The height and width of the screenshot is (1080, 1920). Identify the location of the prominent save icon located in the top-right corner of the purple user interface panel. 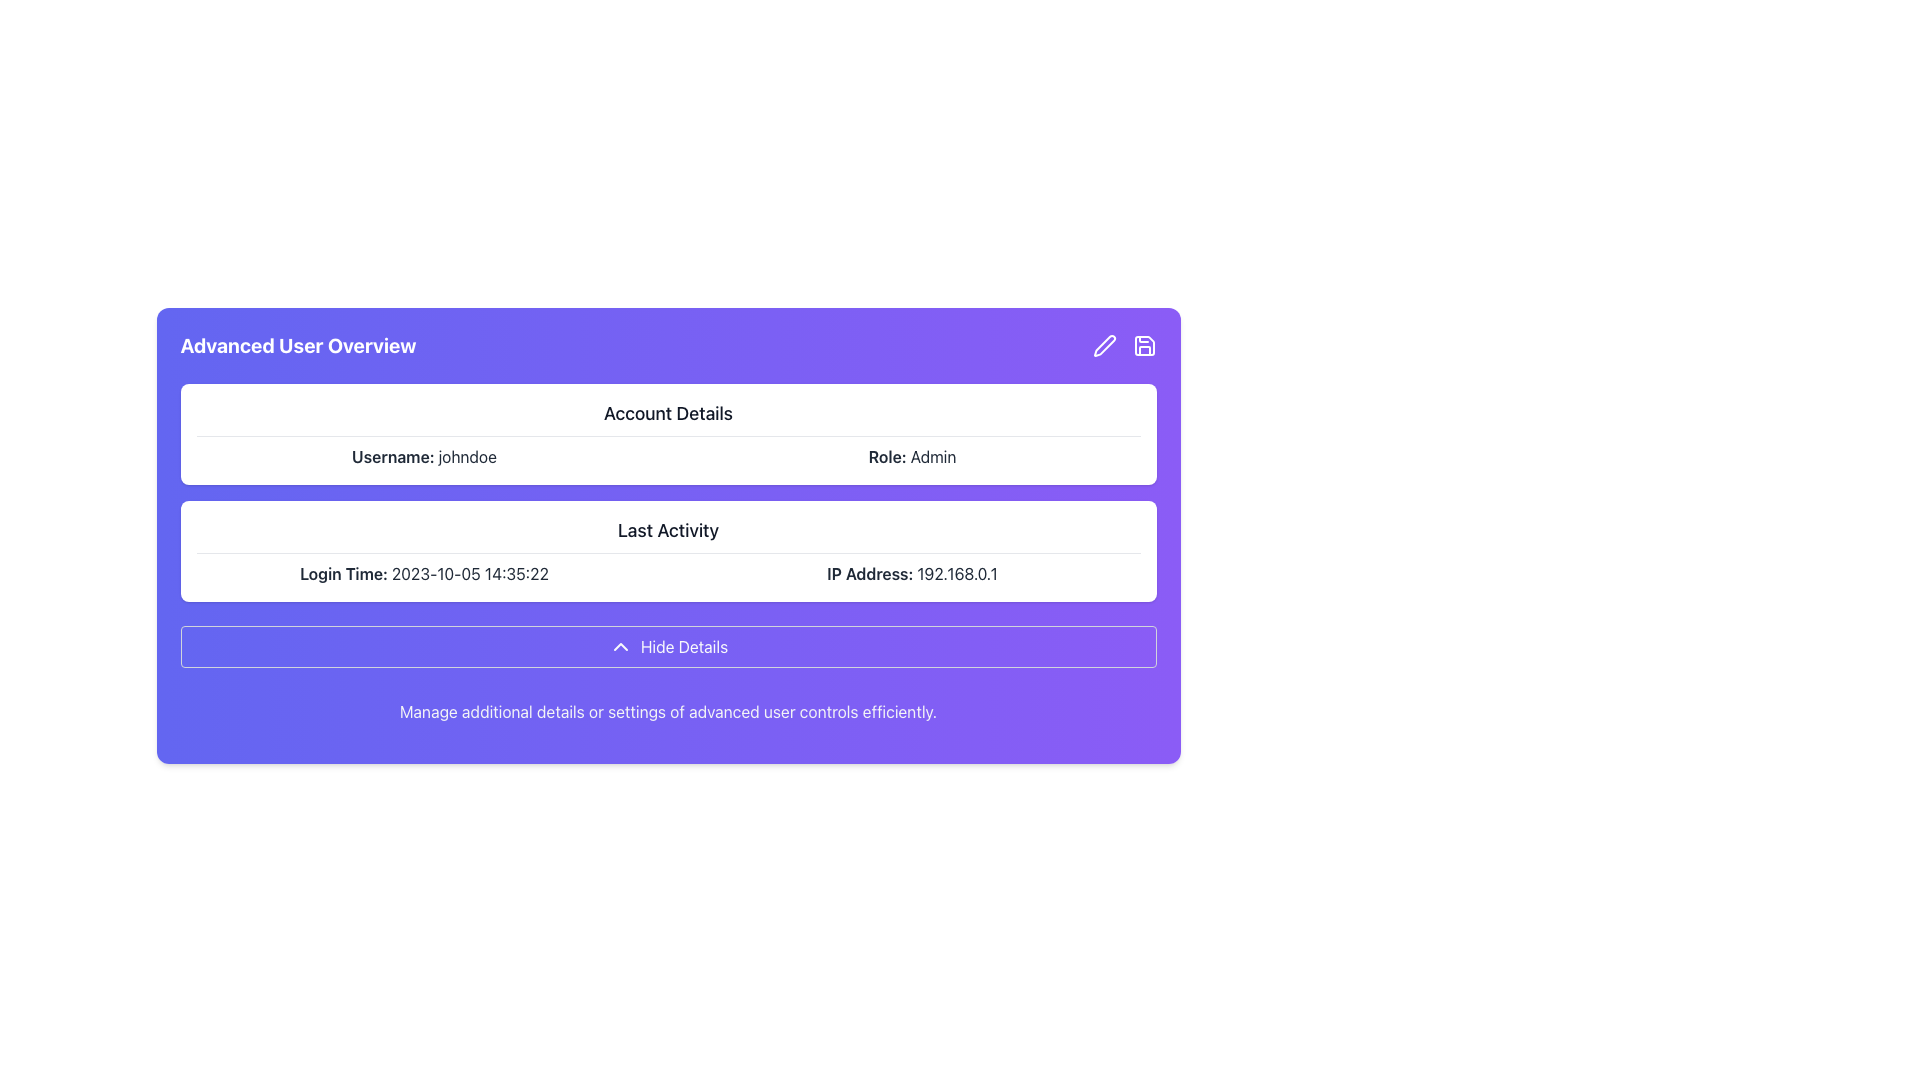
(1144, 345).